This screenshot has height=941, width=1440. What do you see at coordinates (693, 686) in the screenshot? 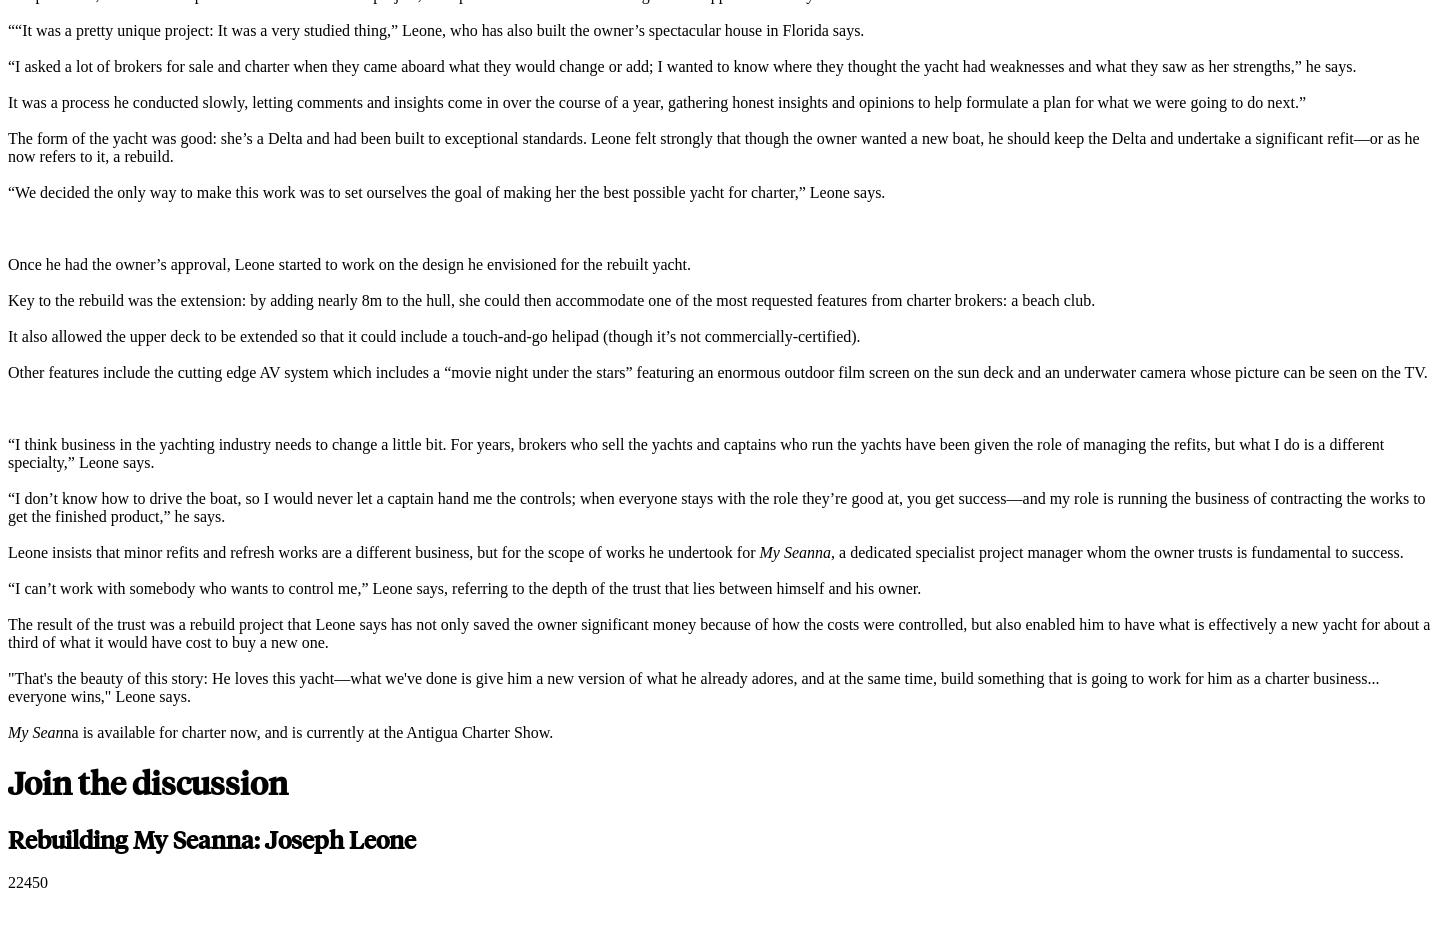
I see `'"That's the beauty of this story: He loves this yacht—what we've done is give him a new version of what he already adores, and at the same time, build something that is going to work for him as a charter business... everyone wins," Leone says.'` at bounding box center [693, 686].